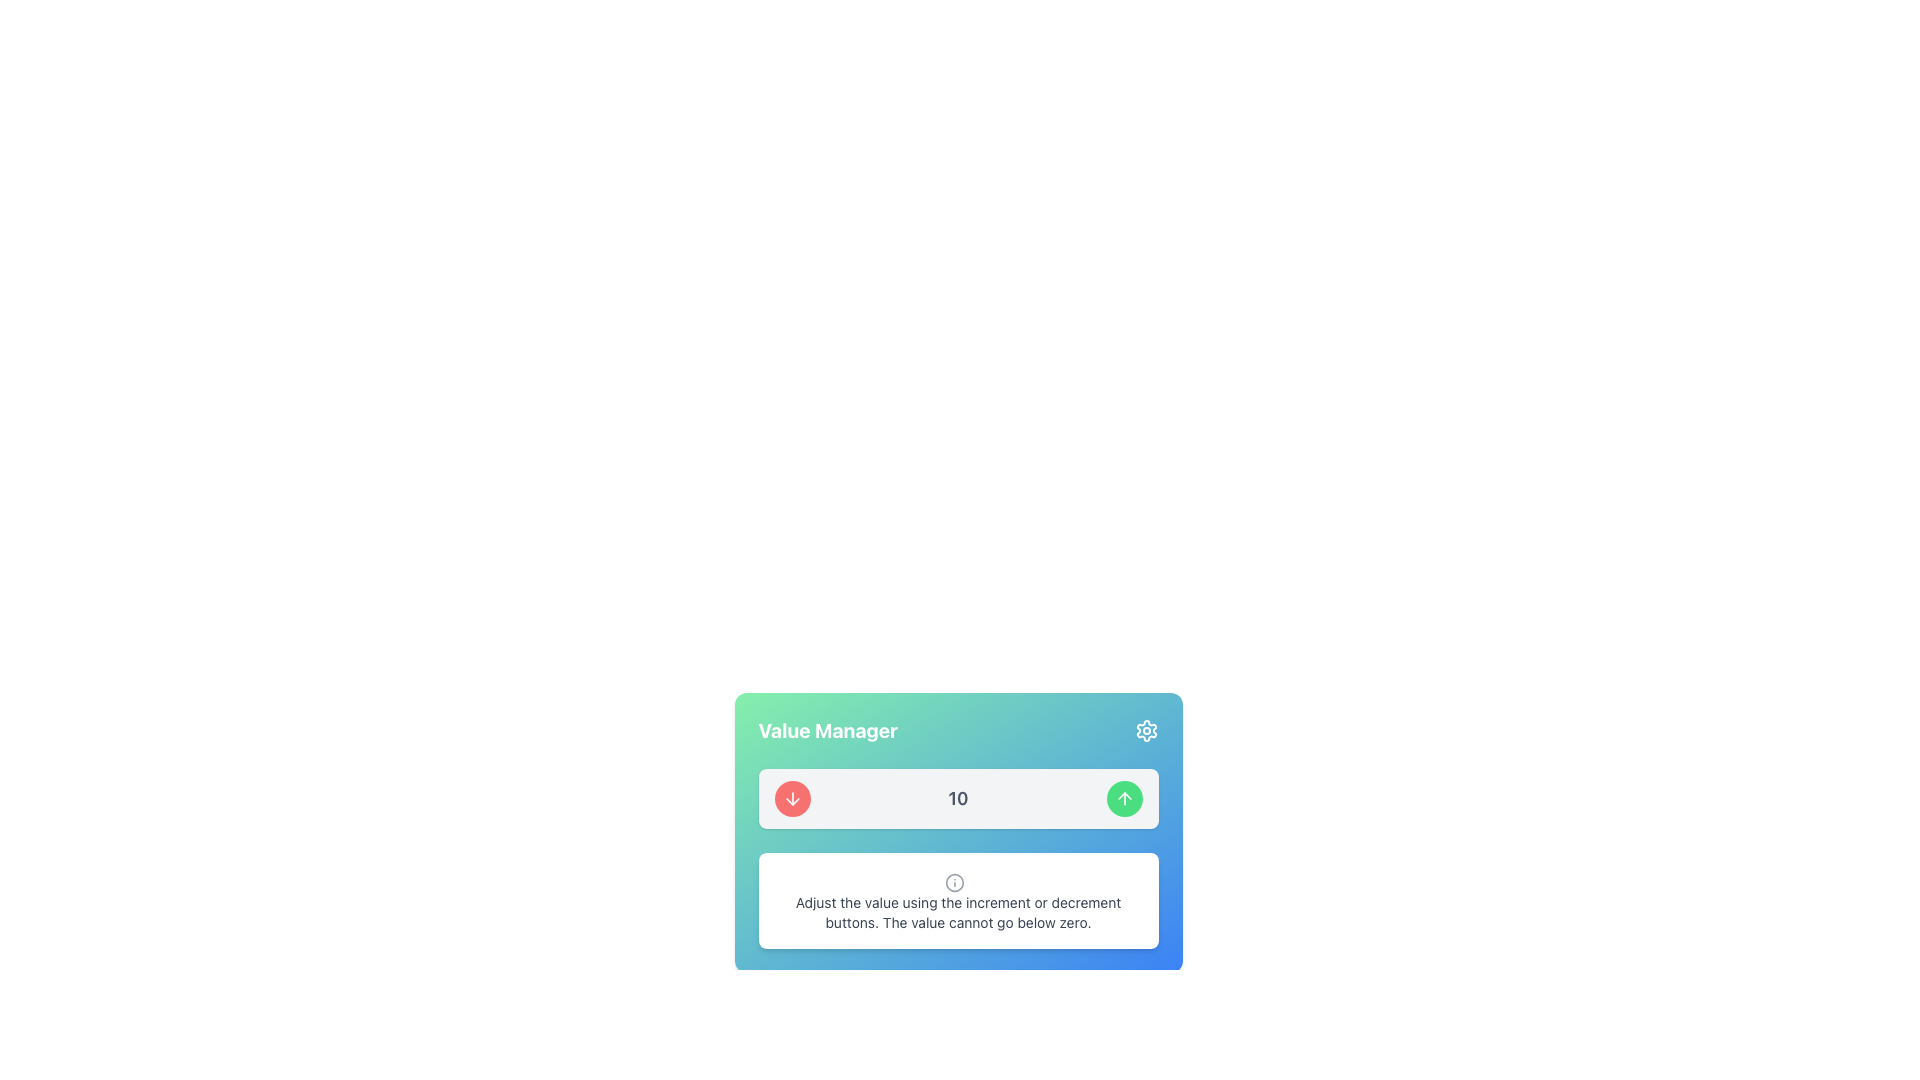 Image resolution: width=1920 pixels, height=1080 pixels. I want to click on the decorative circle graphic that serves as a visual representation within the SVG graphic in the lower portion of the card component, so click(953, 881).